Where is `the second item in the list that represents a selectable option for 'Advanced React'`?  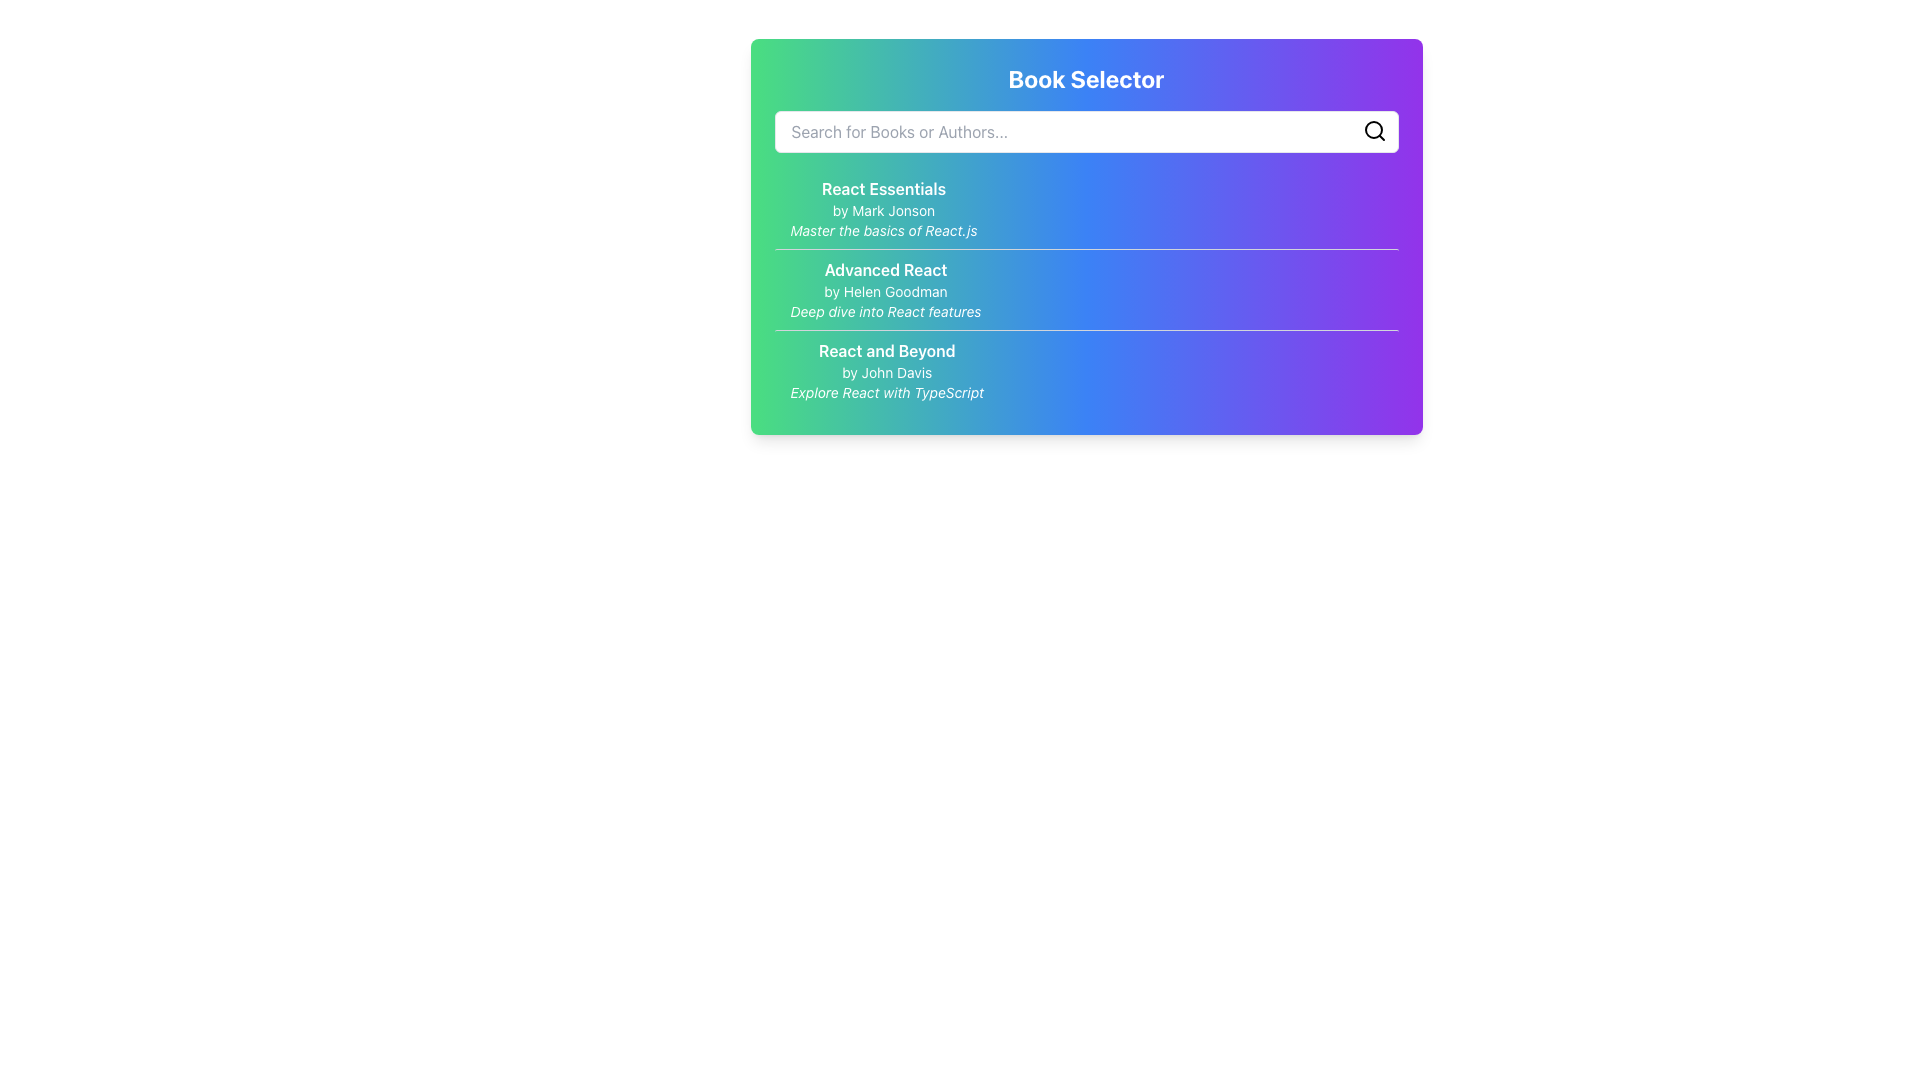 the second item in the list that represents a selectable option for 'Advanced React' is located at coordinates (1085, 289).